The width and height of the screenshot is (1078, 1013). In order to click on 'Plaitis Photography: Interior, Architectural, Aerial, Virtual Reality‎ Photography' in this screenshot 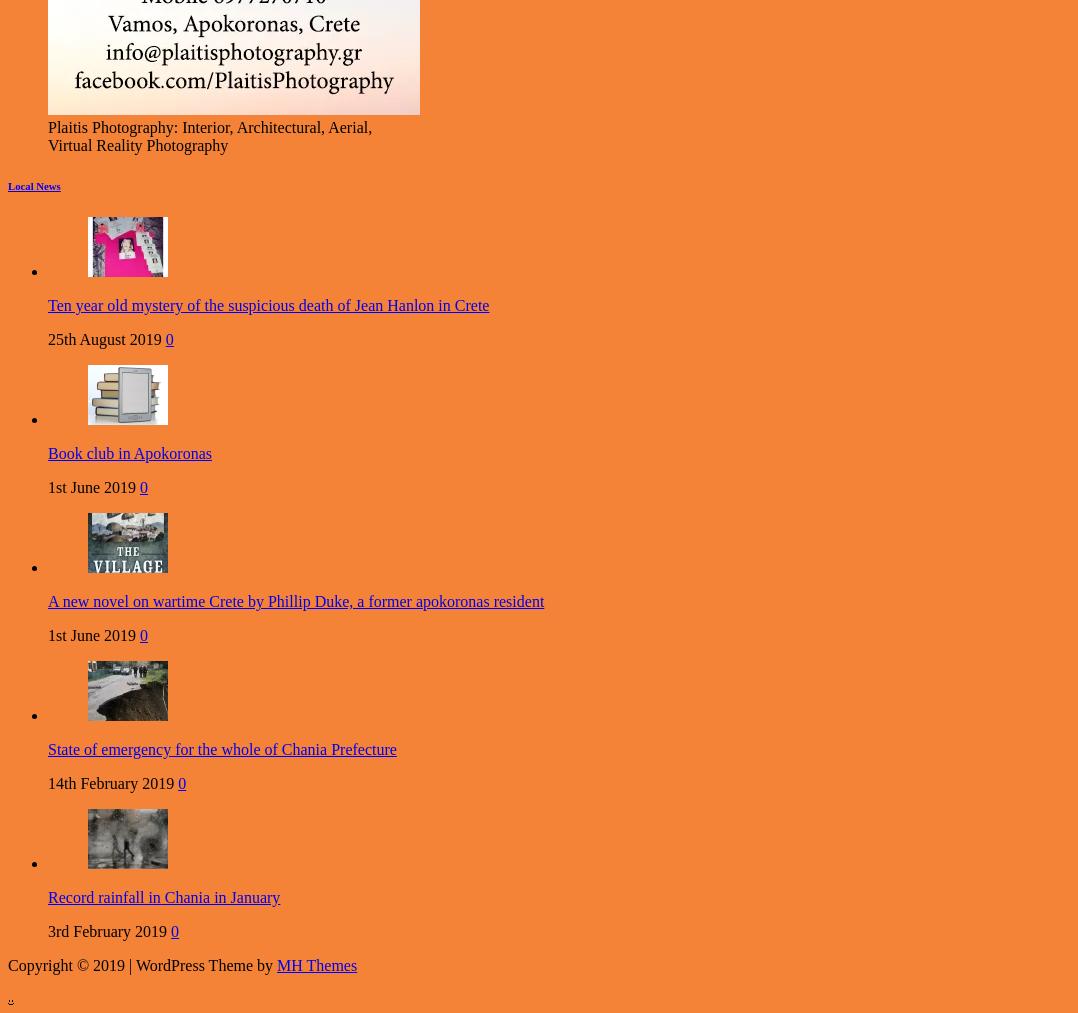, I will do `click(47, 136)`.